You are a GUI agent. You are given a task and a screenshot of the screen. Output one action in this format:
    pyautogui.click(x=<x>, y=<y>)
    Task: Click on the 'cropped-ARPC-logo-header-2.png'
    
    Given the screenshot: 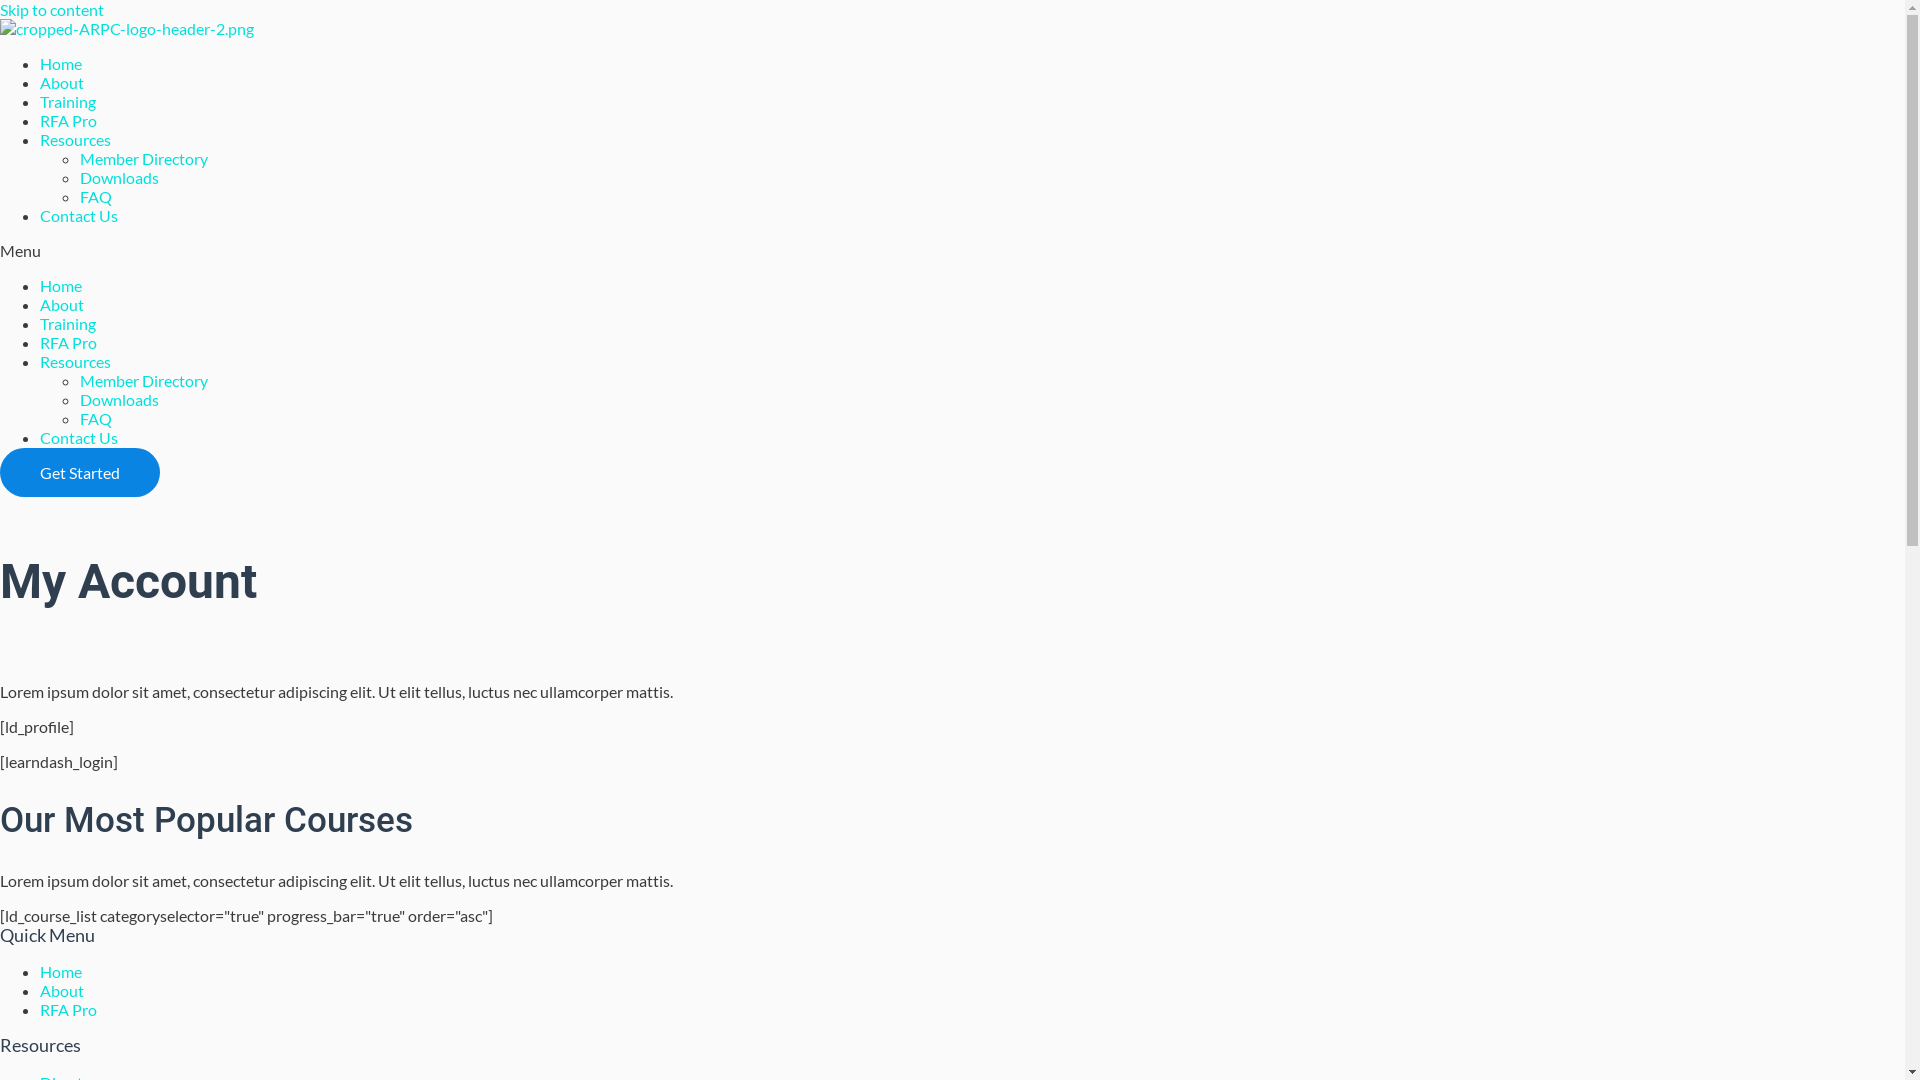 What is the action you would take?
    pyautogui.click(x=125, y=28)
    